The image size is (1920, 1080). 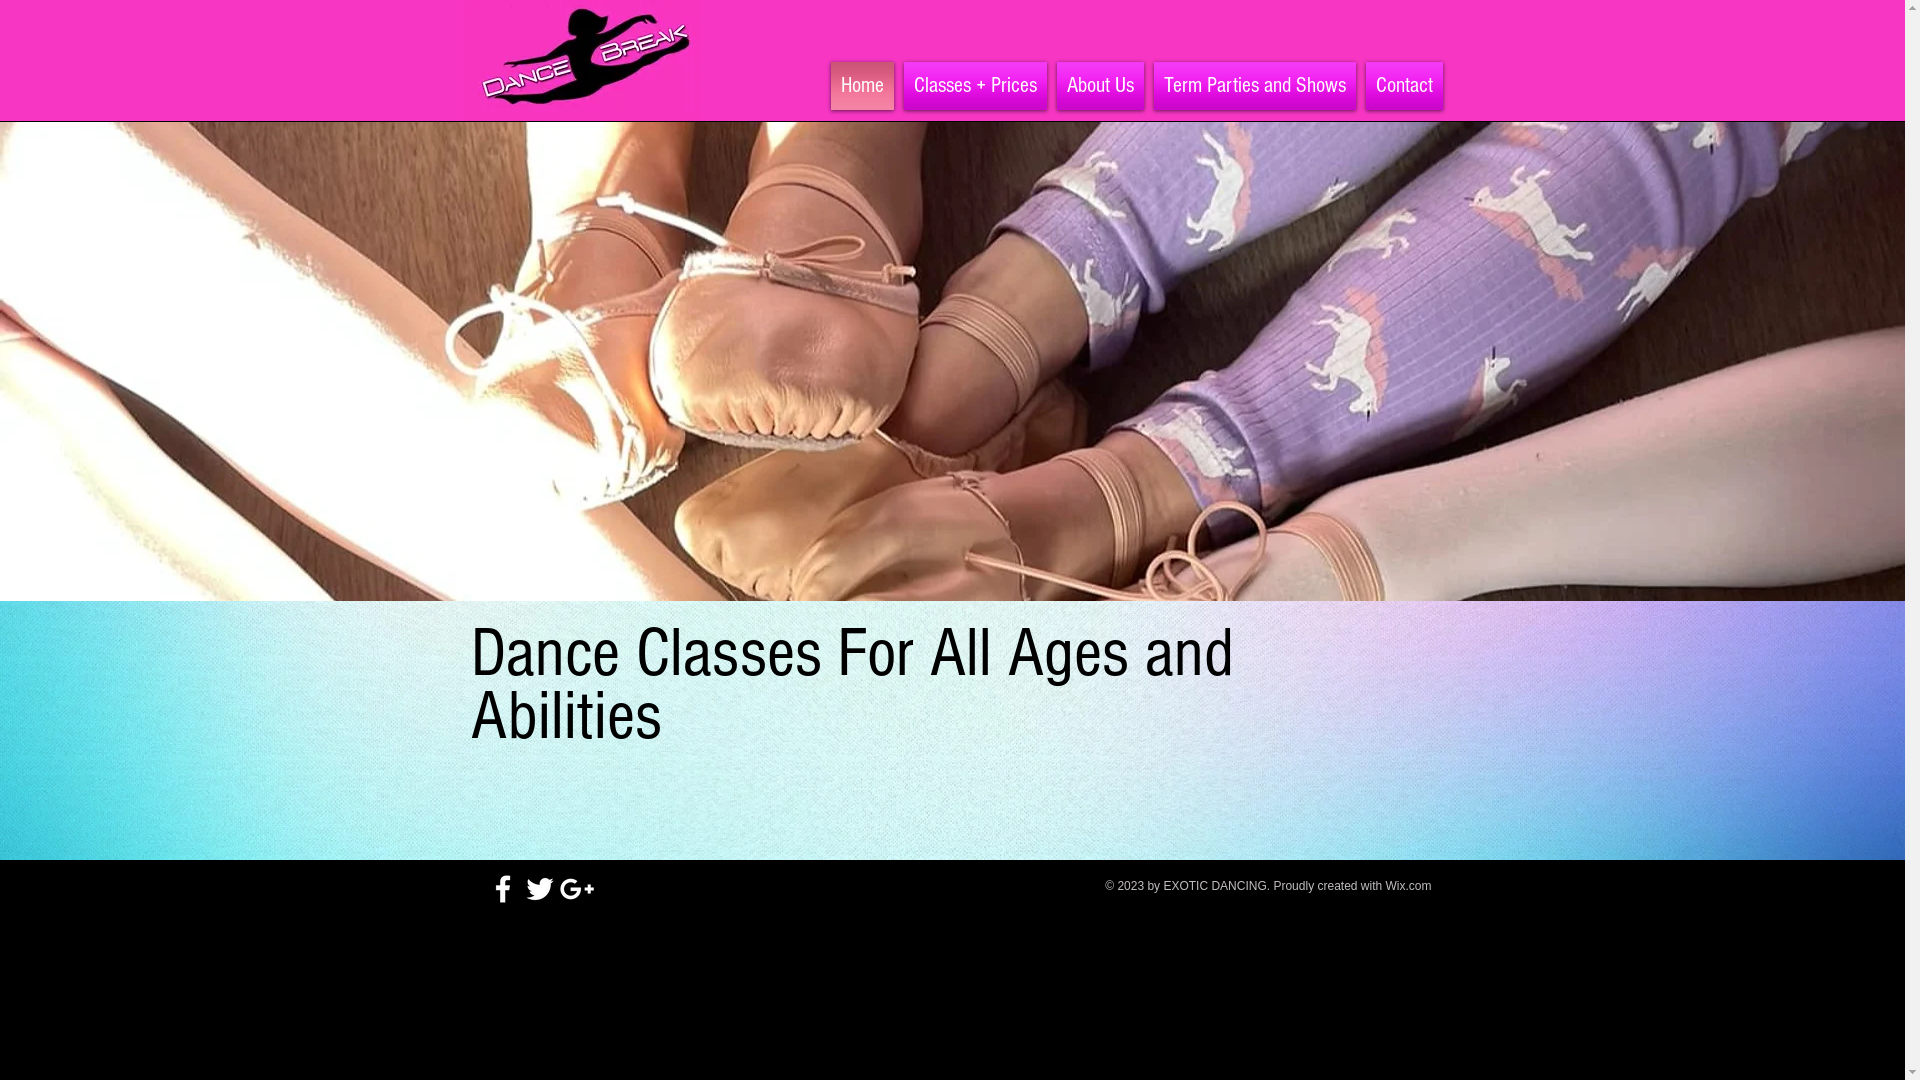 I want to click on 'About Us', so click(x=1099, y=84).